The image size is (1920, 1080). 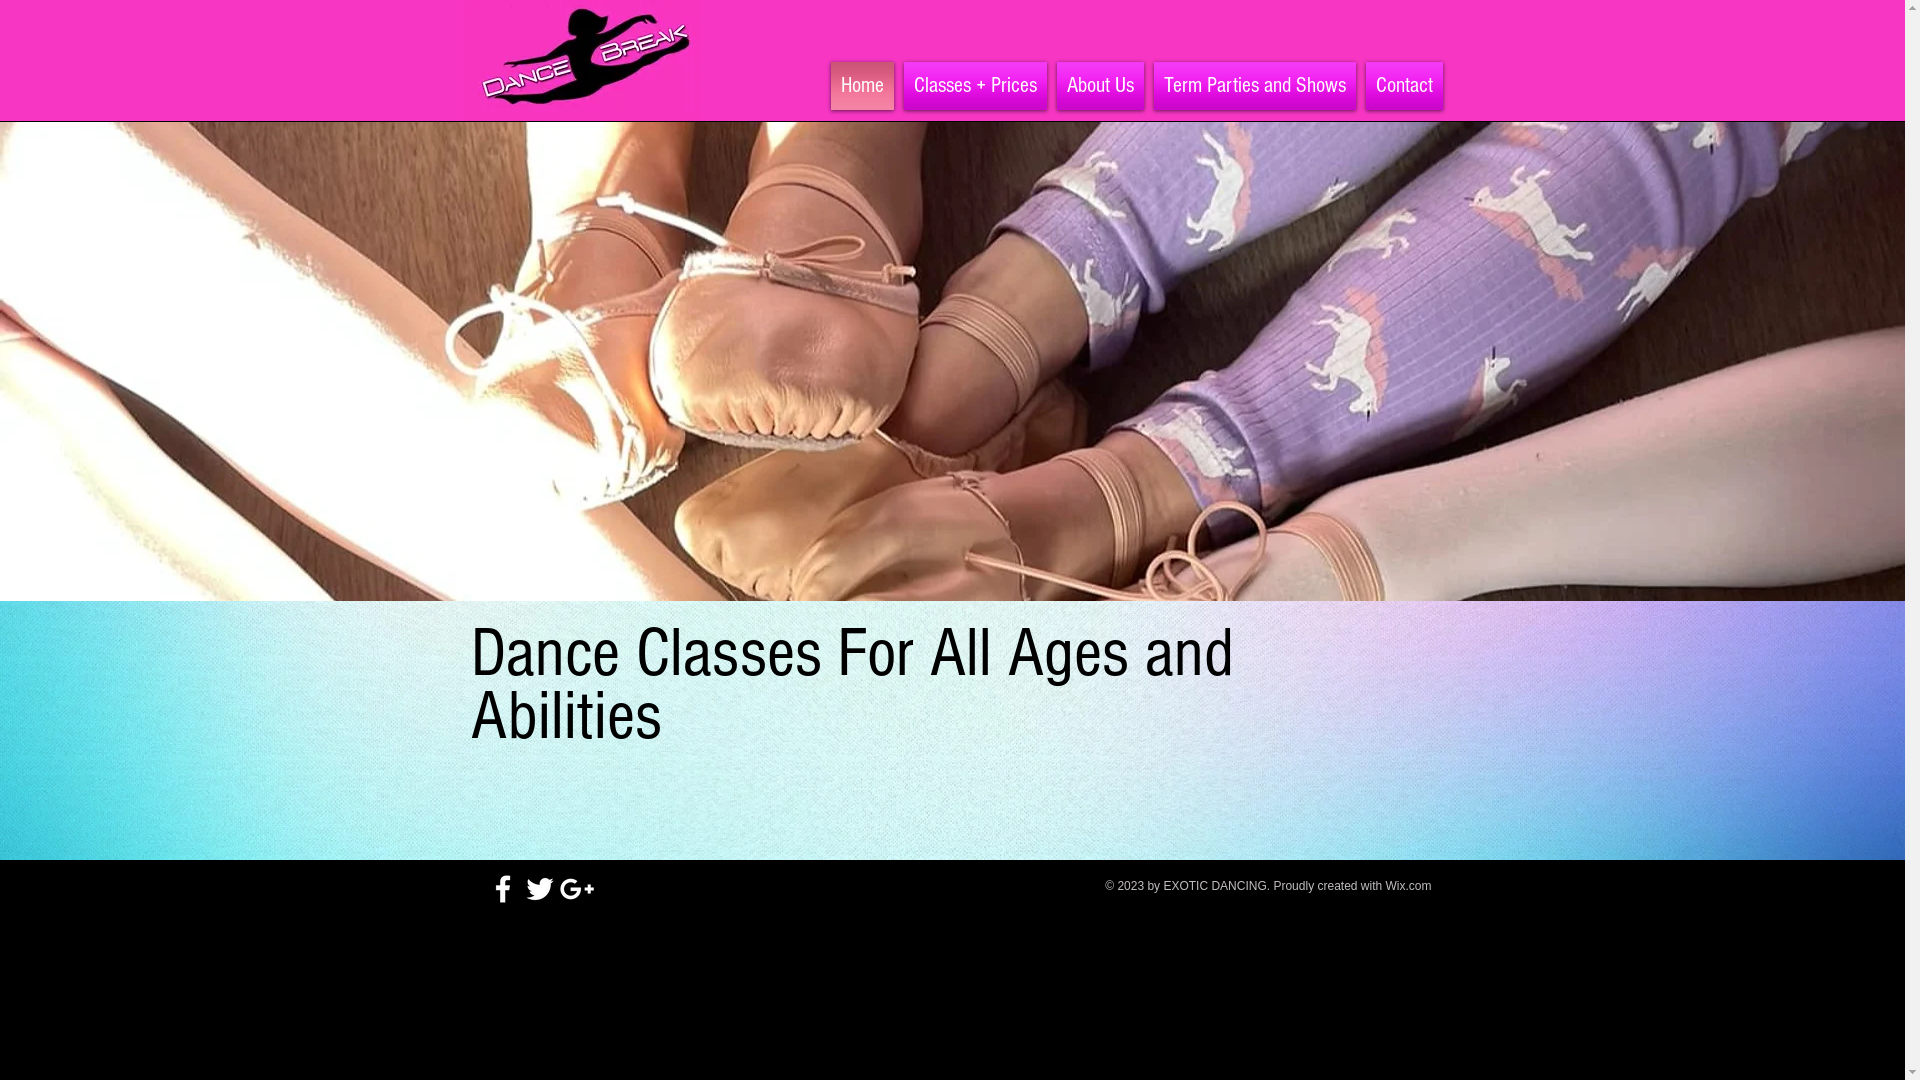 I want to click on 'About Us', so click(x=1099, y=84).